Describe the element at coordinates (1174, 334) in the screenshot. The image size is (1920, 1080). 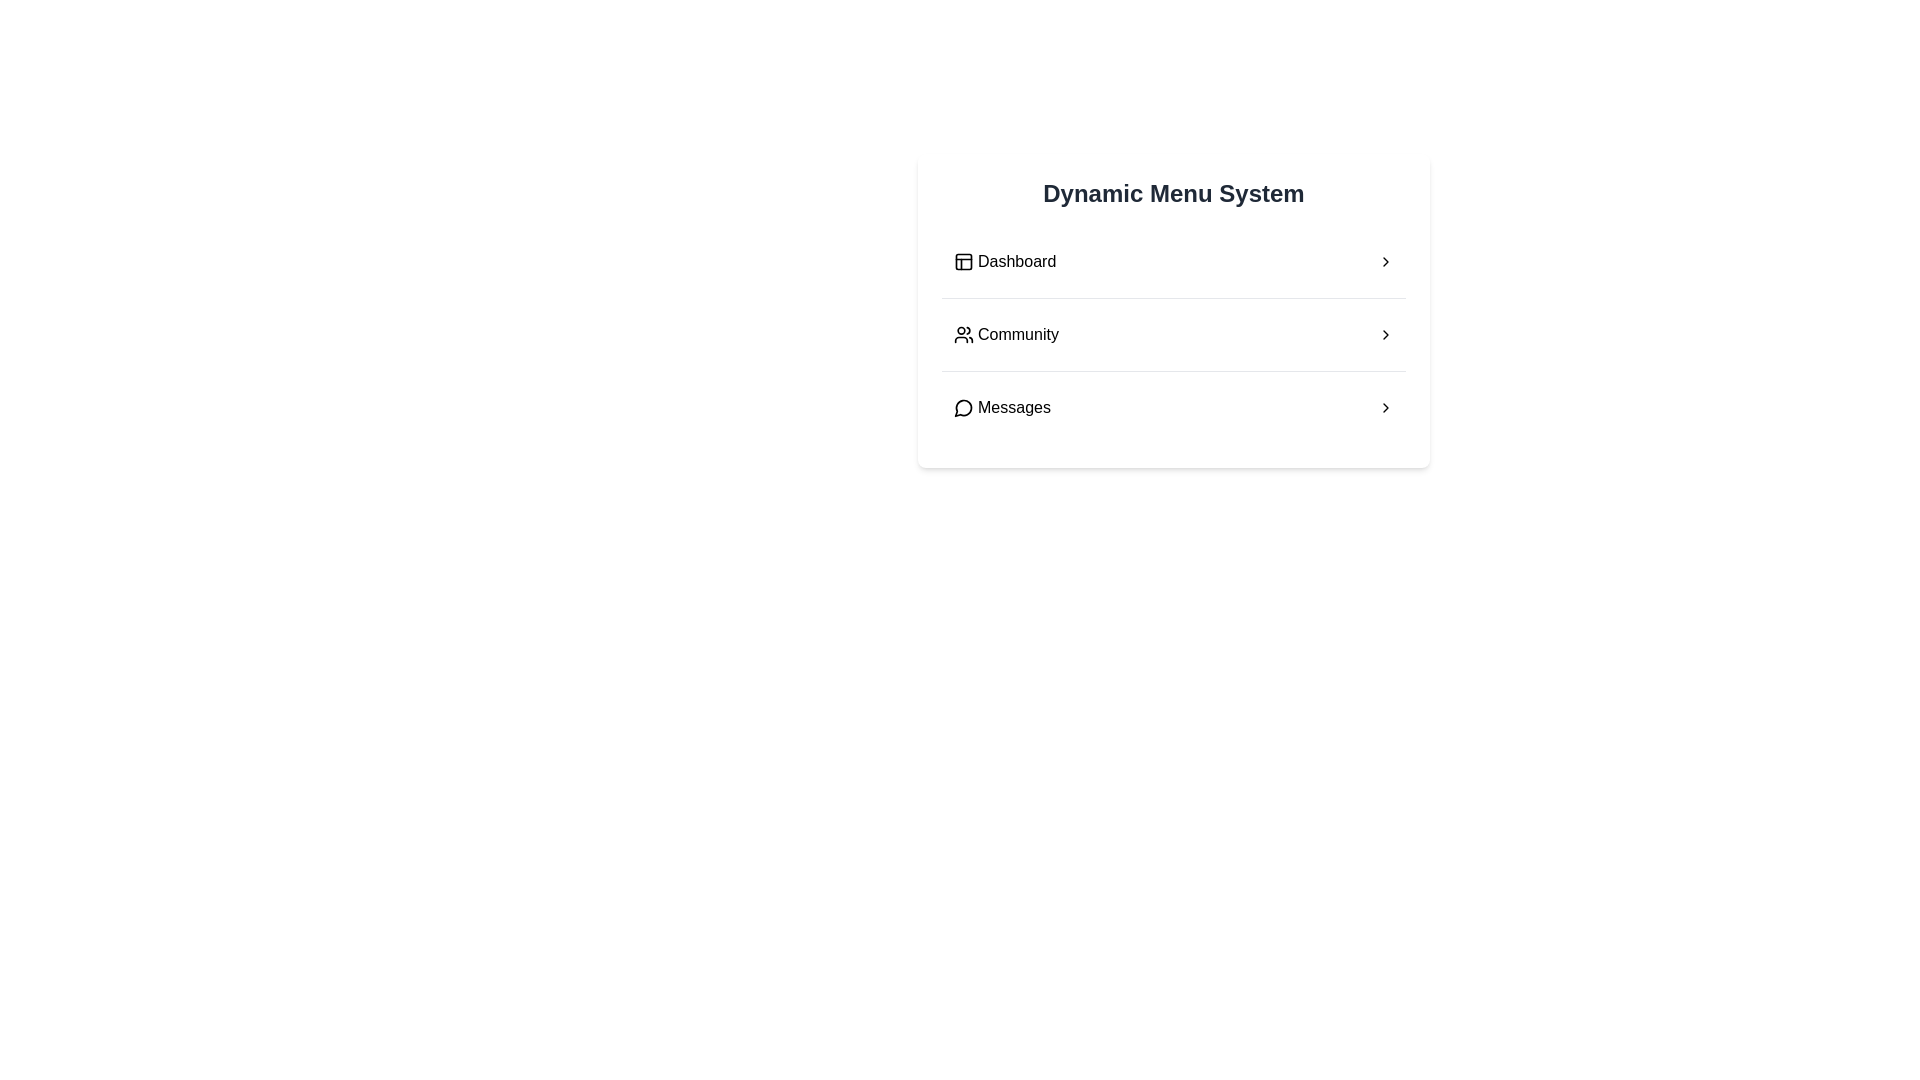
I see `the second item in the vertical navigational menu that leads to the 'Community' section` at that location.